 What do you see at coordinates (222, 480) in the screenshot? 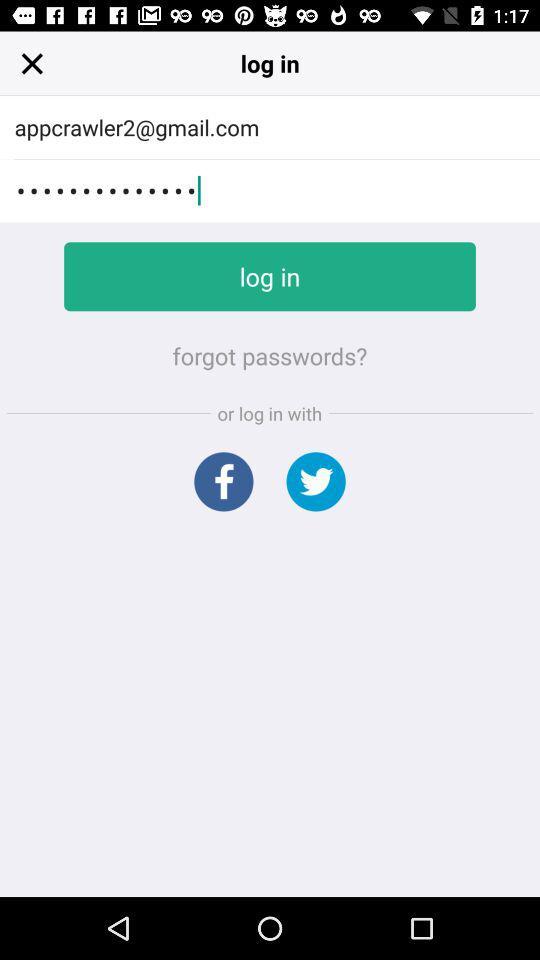
I see `facebook` at bounding box center [222, 480].